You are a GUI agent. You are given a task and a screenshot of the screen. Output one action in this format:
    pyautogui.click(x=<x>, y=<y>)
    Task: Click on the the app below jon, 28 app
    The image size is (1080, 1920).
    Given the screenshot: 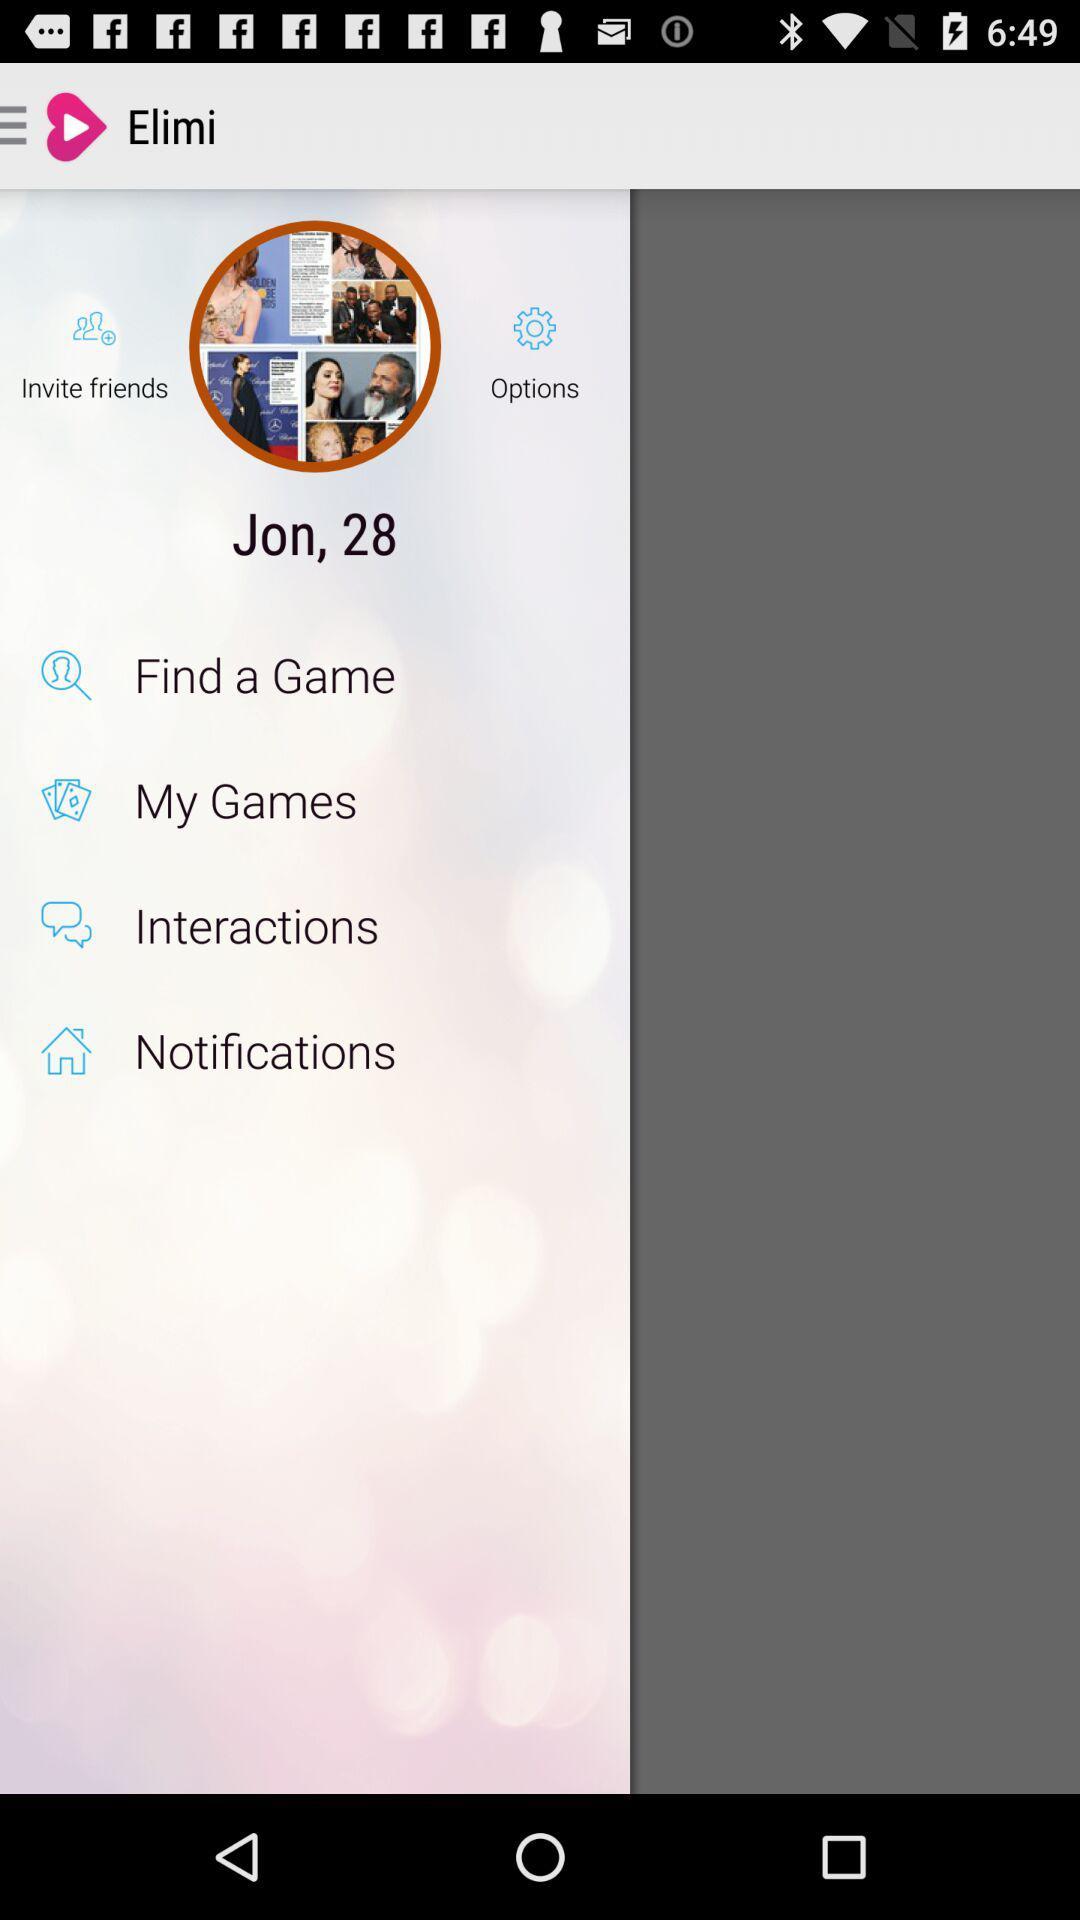 What is the action you would take?
    pyautogui.click(x=361, y=675)
    